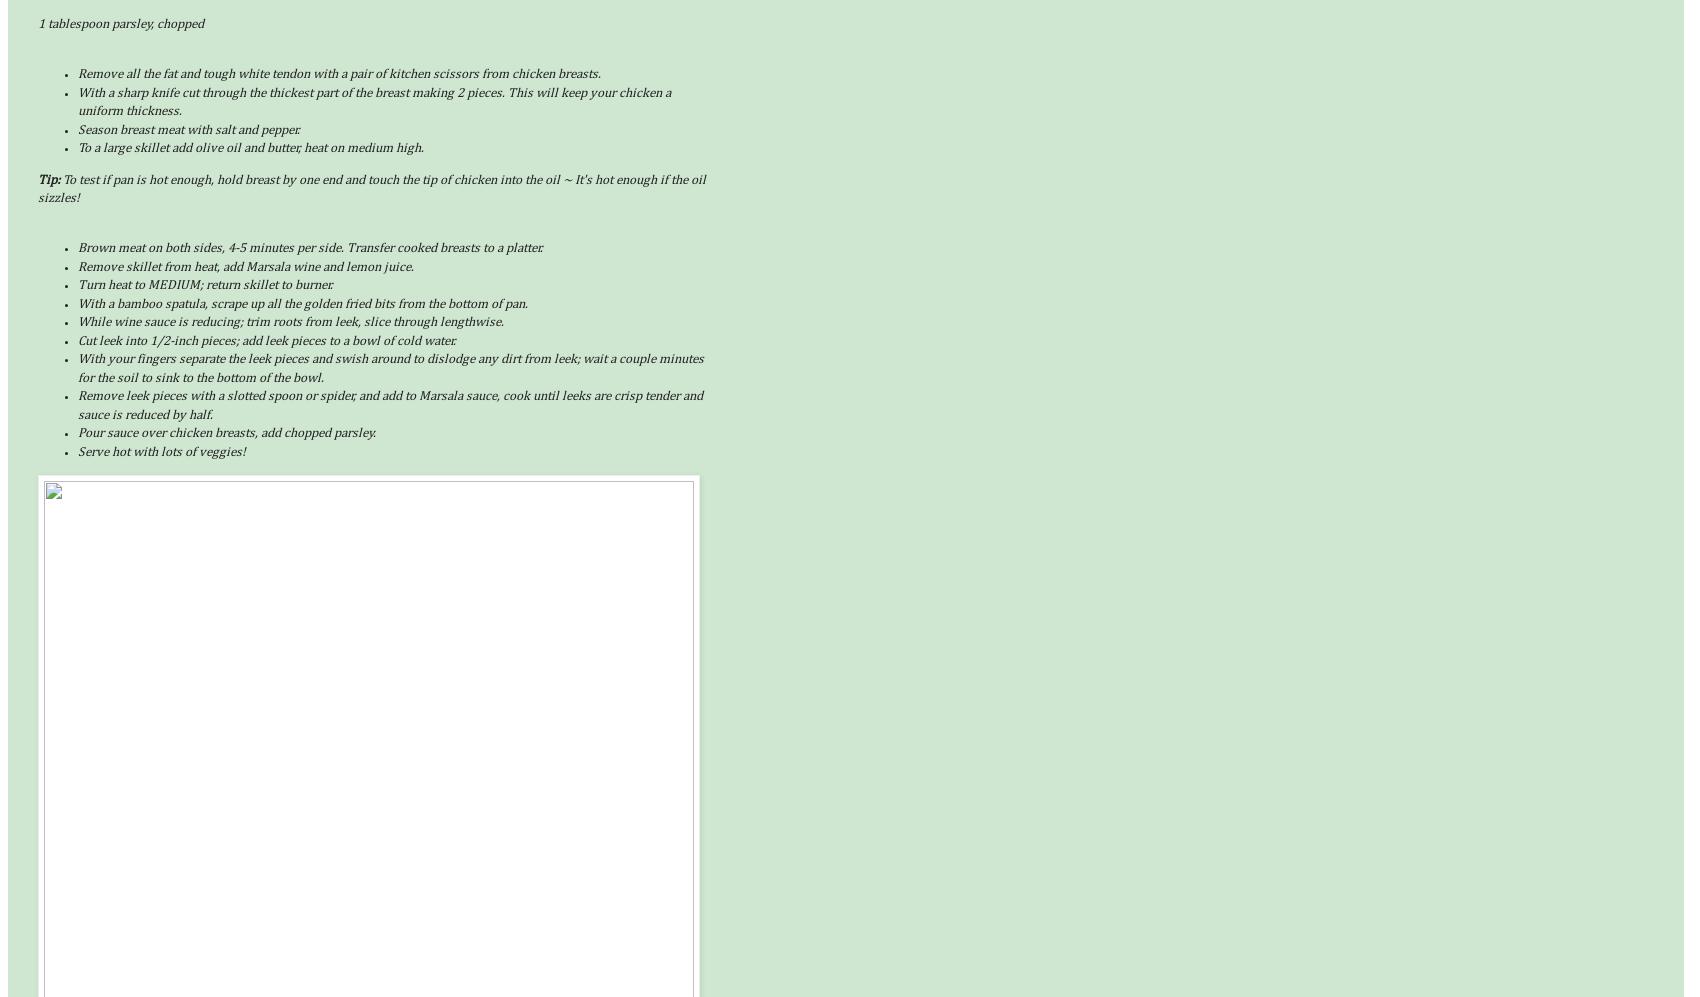  What do you see at coordinates (338, 73) in the screenshot?
I see `'Remove all the fat and tough white tendon with a pair of kitchen scissors from chicken breasts.'` at bounding box center [338, 73].